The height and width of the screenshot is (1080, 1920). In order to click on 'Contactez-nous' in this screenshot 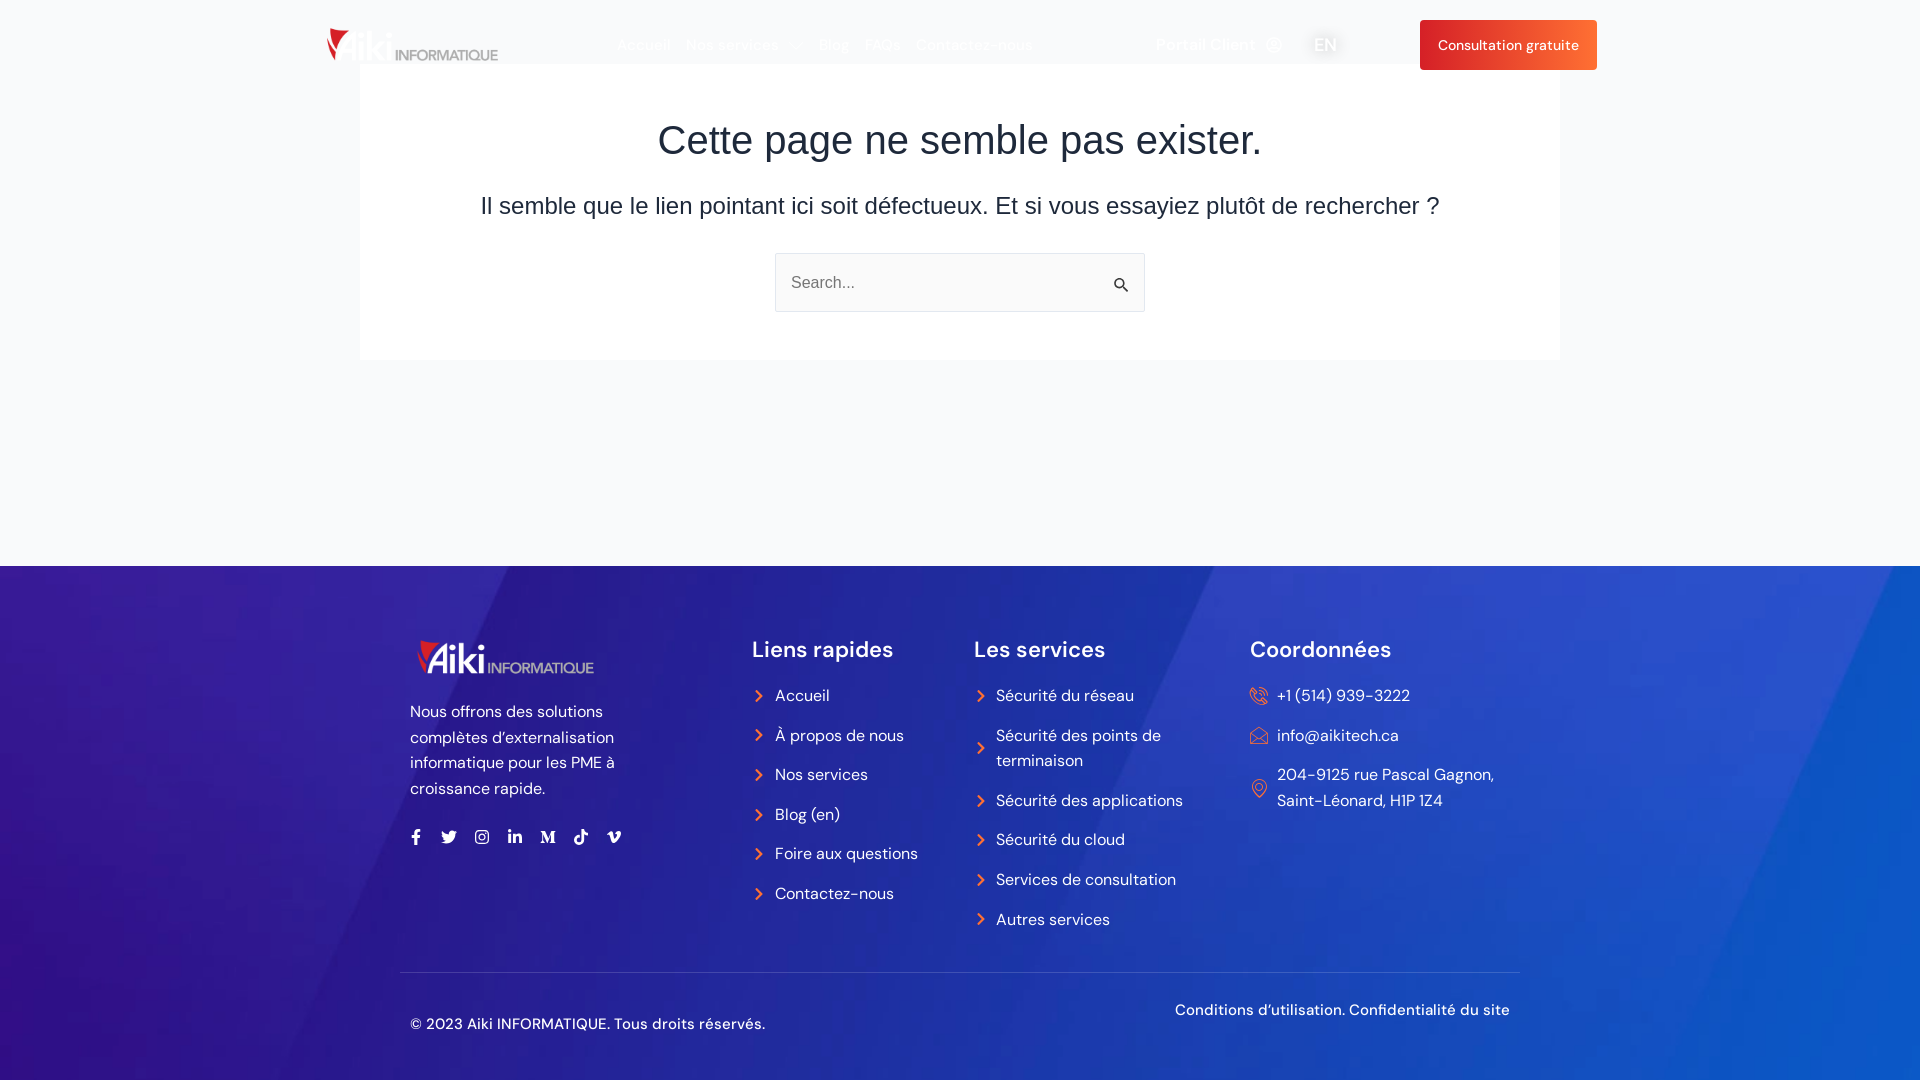, I will do `click(974, 45)`.